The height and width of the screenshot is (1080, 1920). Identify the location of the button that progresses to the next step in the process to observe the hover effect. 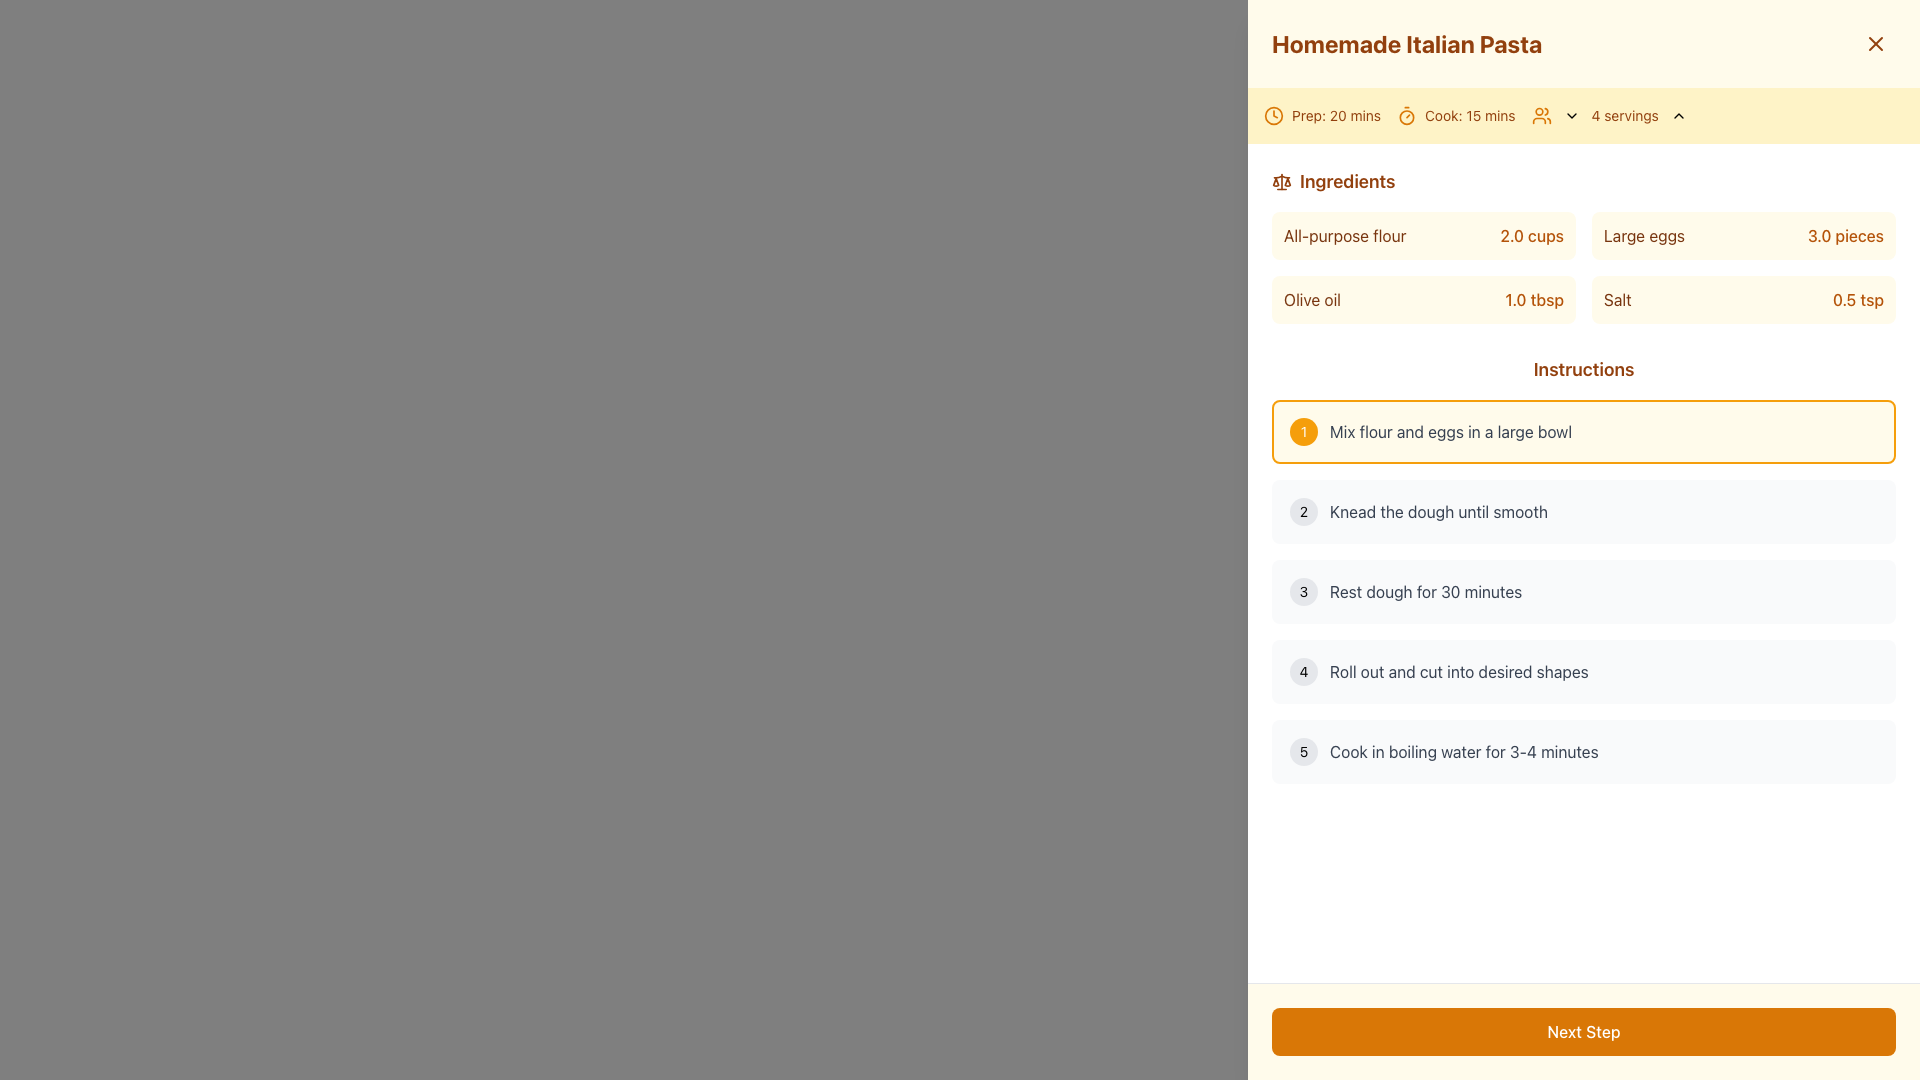
(1583, 1032).